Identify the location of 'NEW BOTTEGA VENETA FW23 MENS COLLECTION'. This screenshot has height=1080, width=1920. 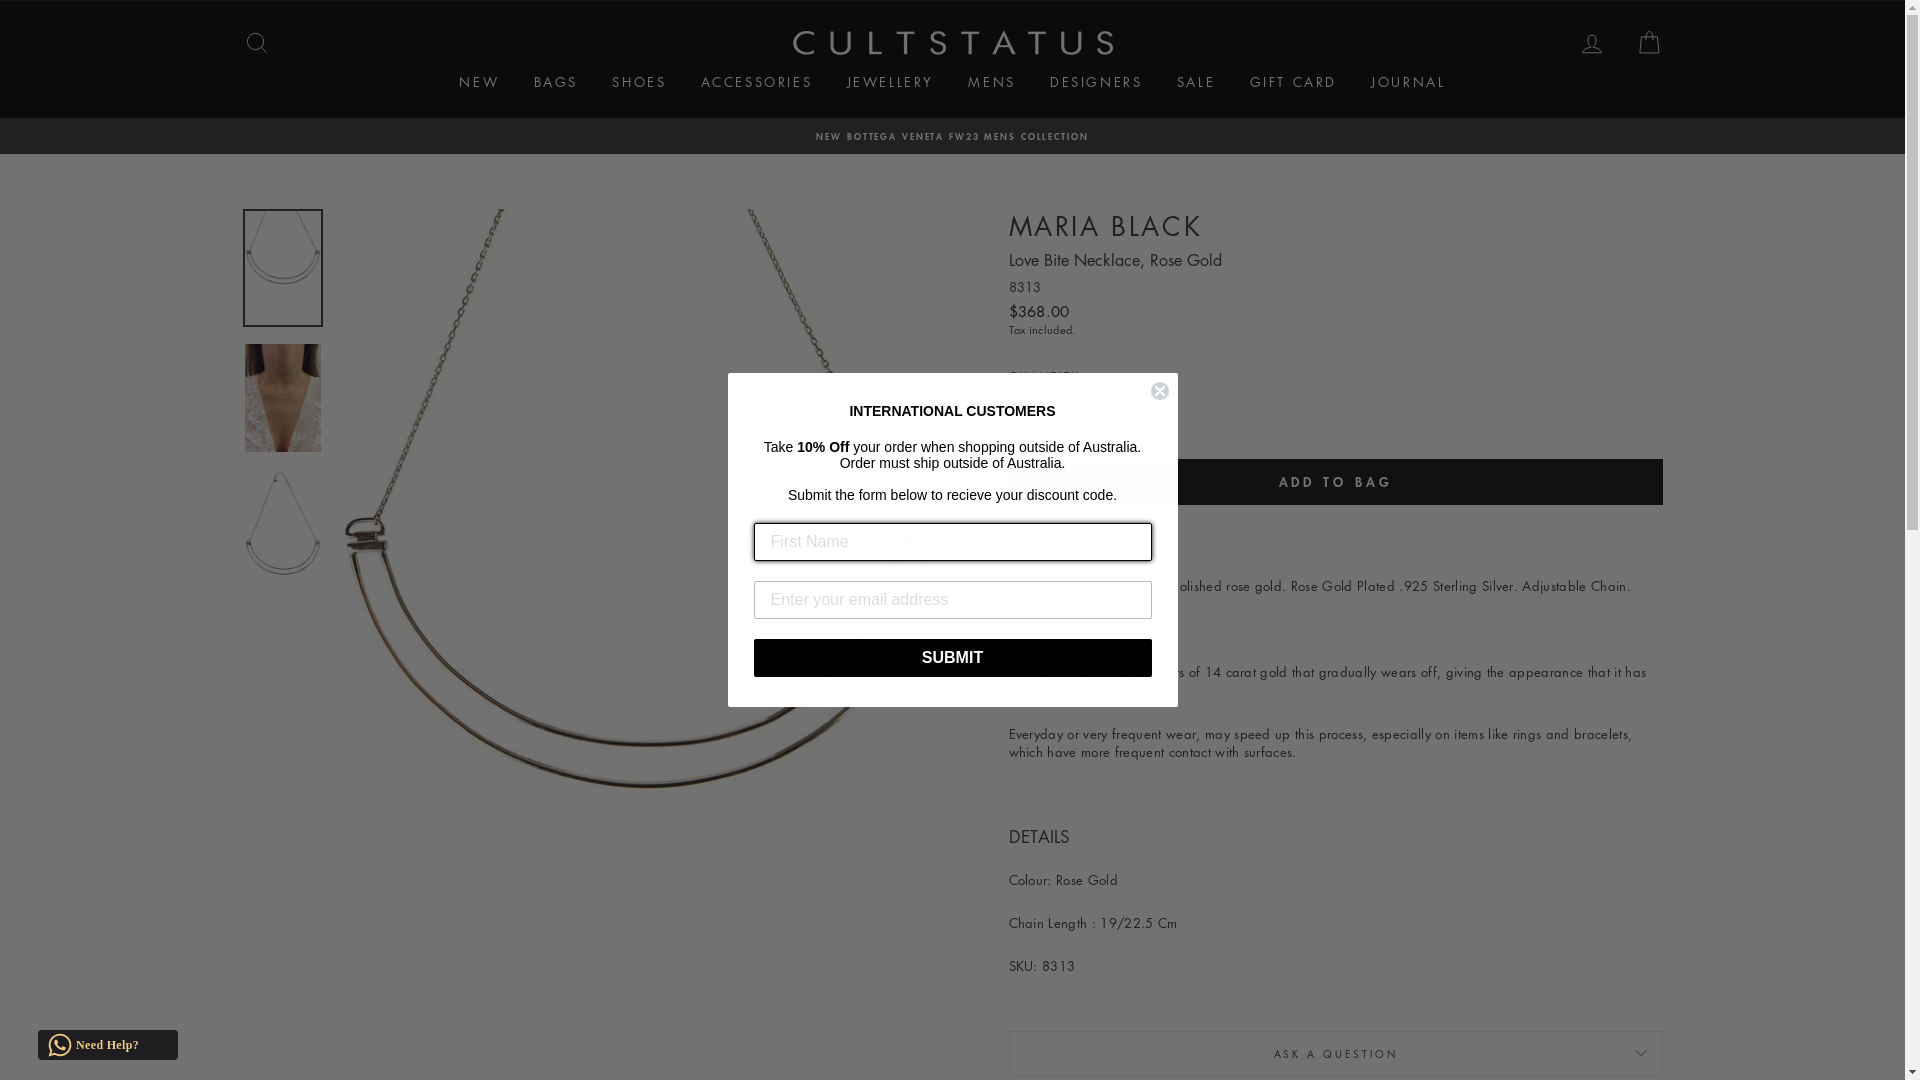
(952, 135).